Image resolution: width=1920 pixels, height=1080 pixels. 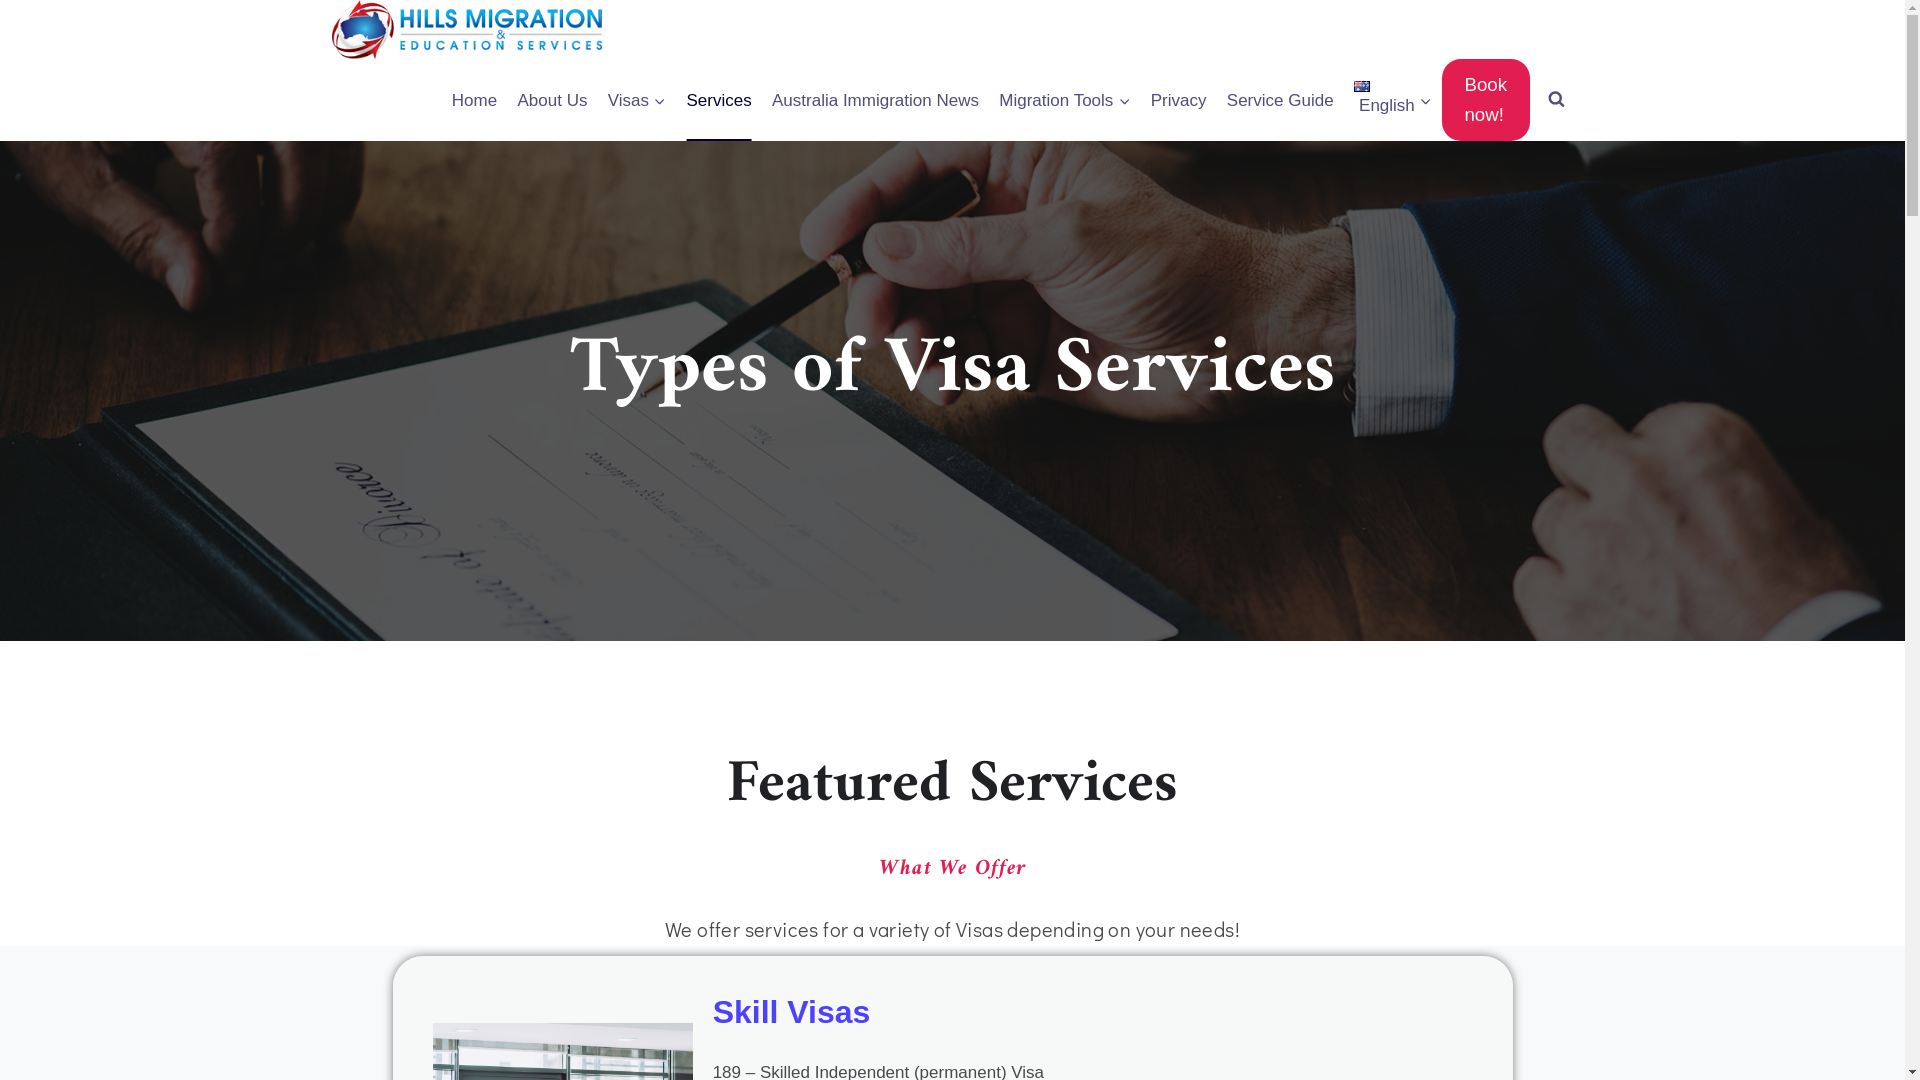 I want to click on 'Home', so click(x=474, y=100).